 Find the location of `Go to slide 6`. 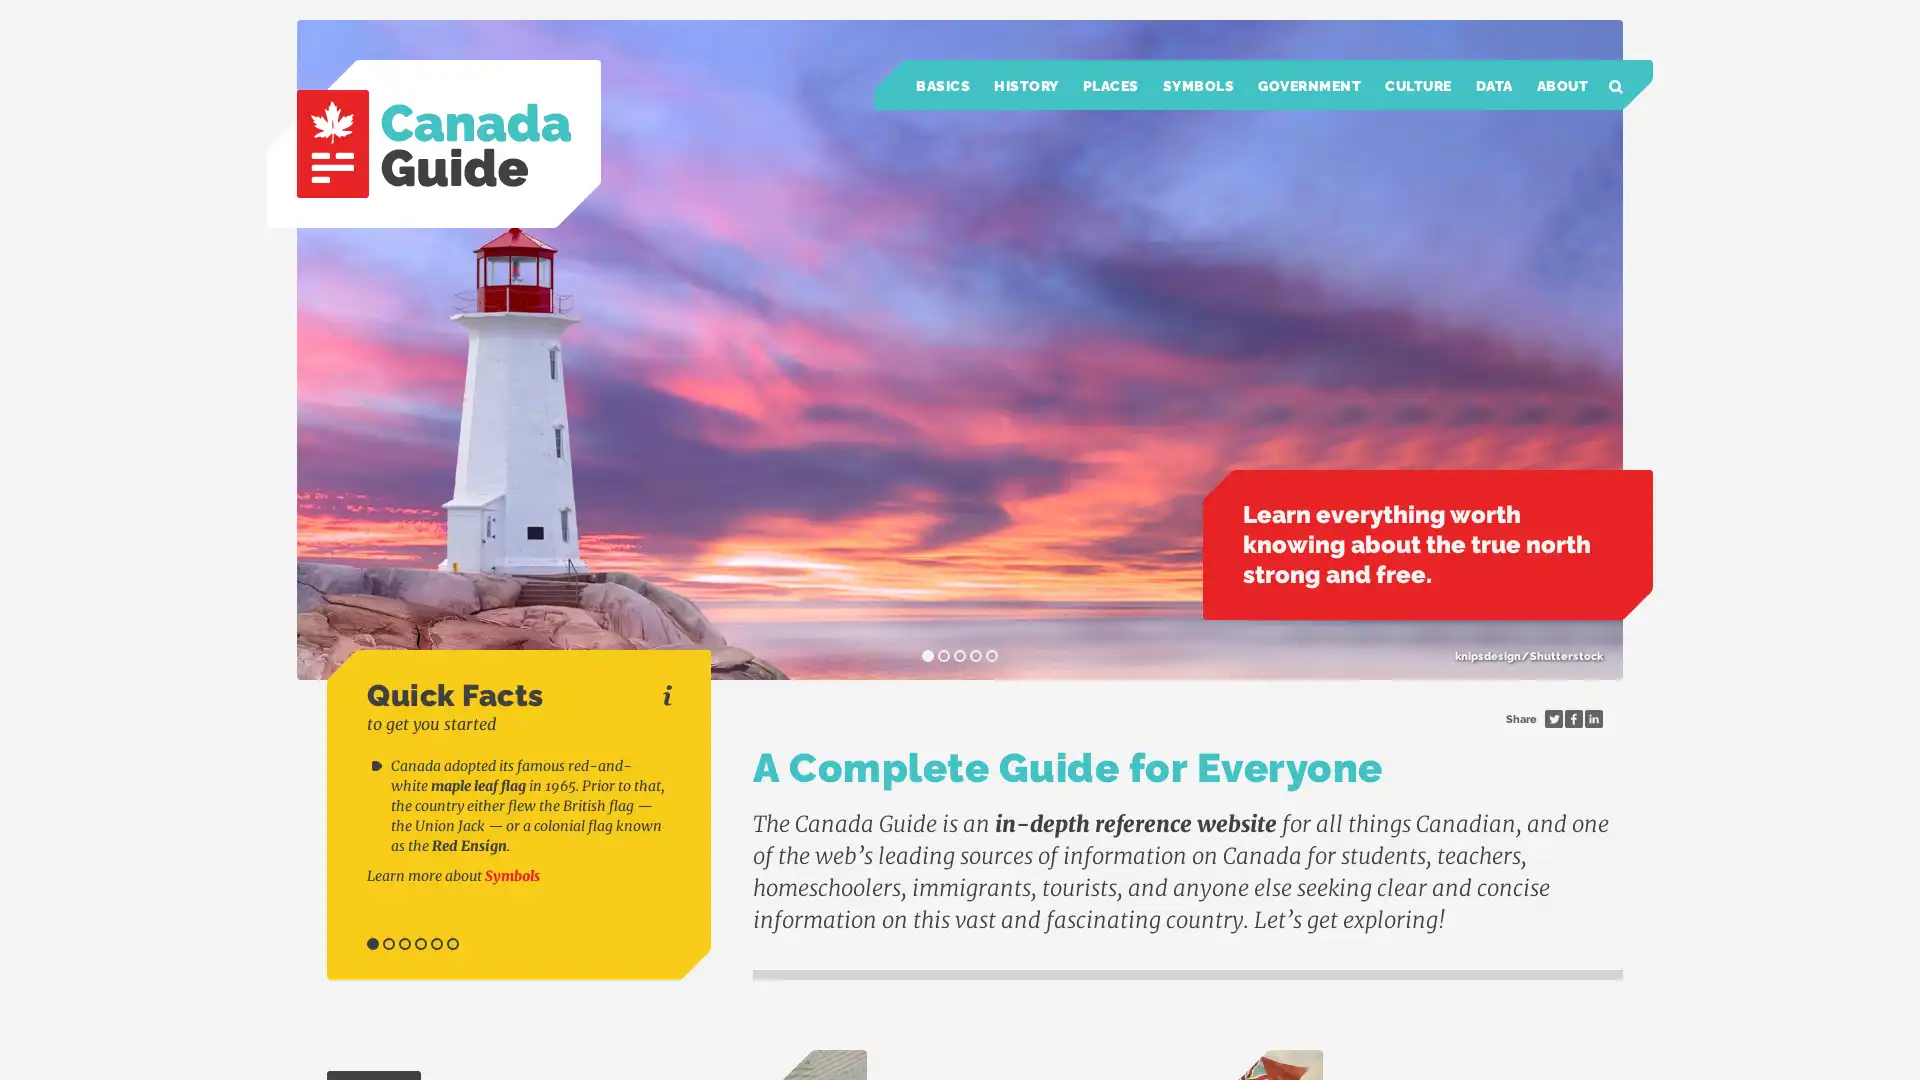

Go to slide 6 is located at coordinates (451, 944).